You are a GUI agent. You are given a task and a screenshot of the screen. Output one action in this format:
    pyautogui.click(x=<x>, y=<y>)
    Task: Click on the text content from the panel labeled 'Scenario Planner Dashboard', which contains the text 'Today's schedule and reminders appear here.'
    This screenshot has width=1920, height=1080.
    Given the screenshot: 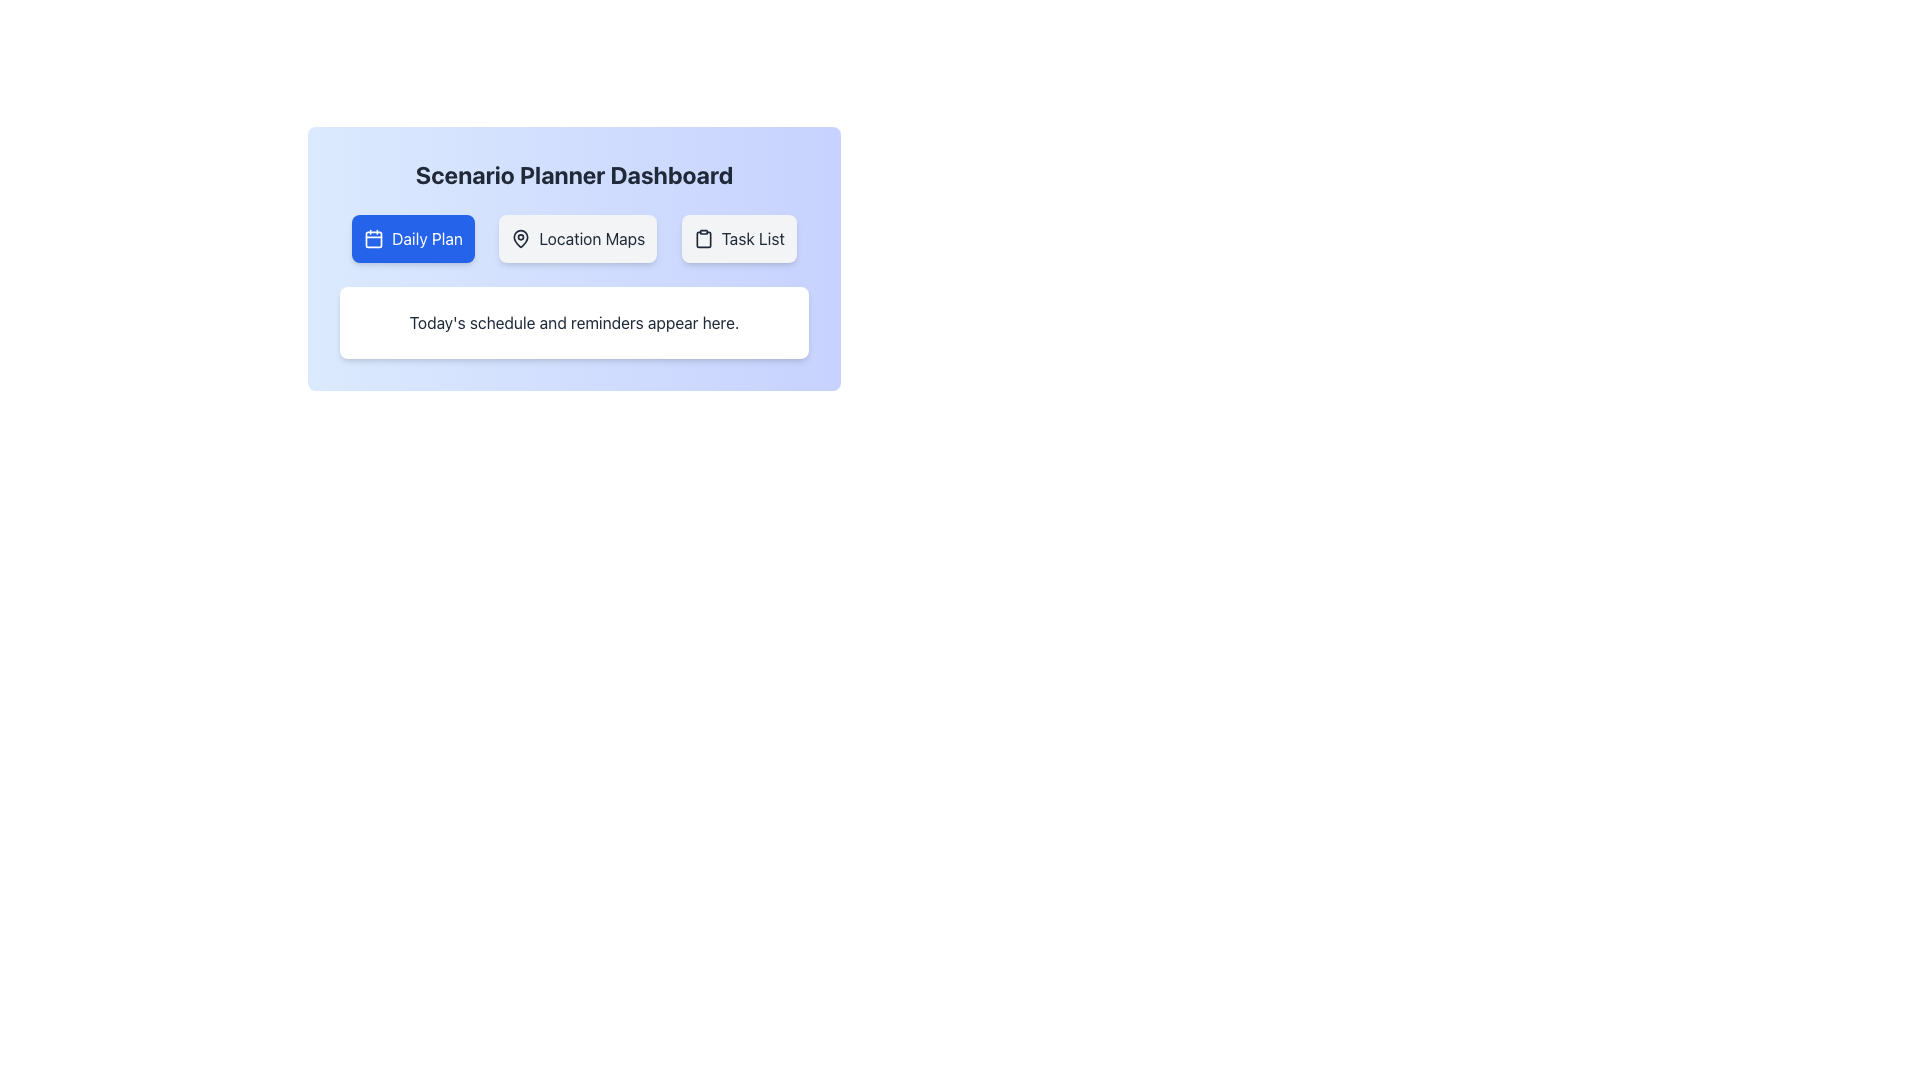 What is the action you would take?
    pyautogui.click(x=573, y=257)
    